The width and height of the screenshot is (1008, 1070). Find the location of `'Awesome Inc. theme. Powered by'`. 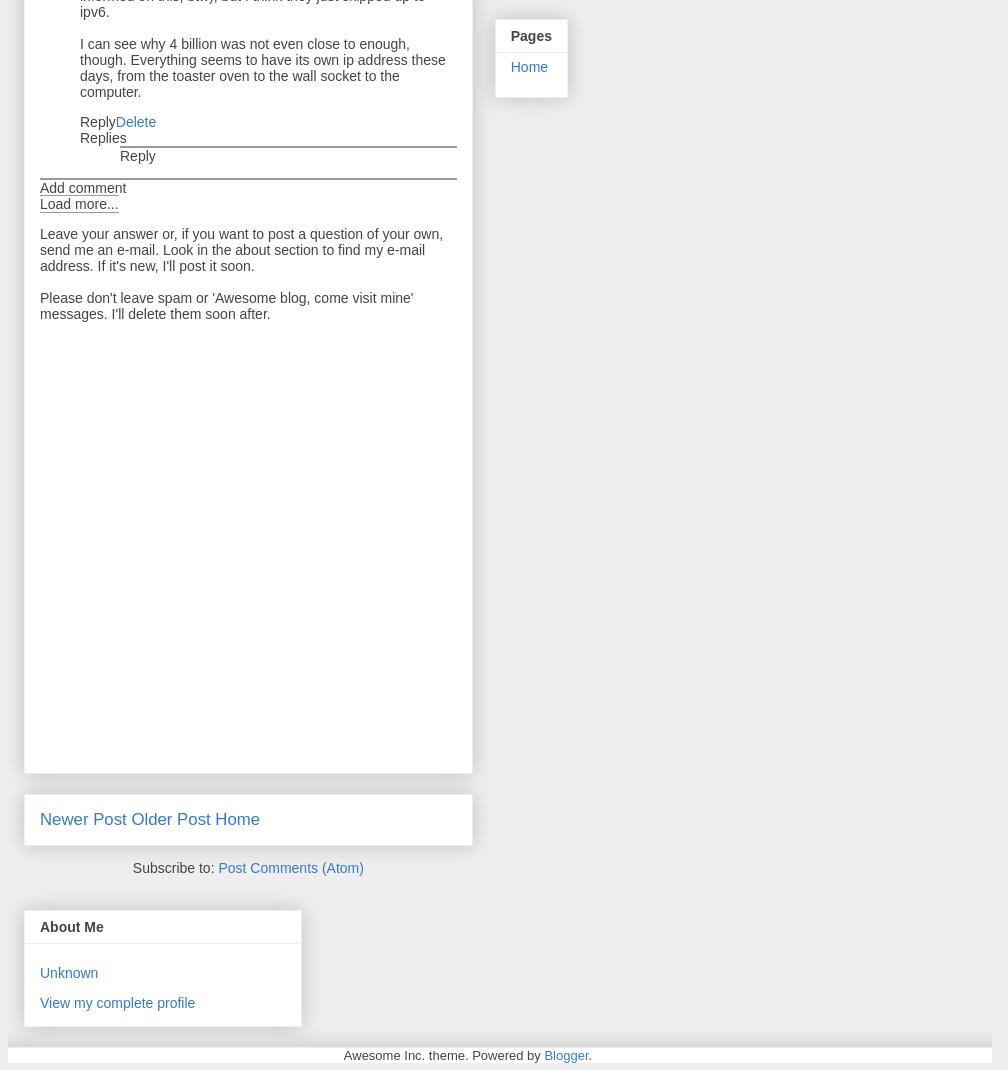

'Awesome Inc. theme. Powered by' is located at coordinates (443, 1055).